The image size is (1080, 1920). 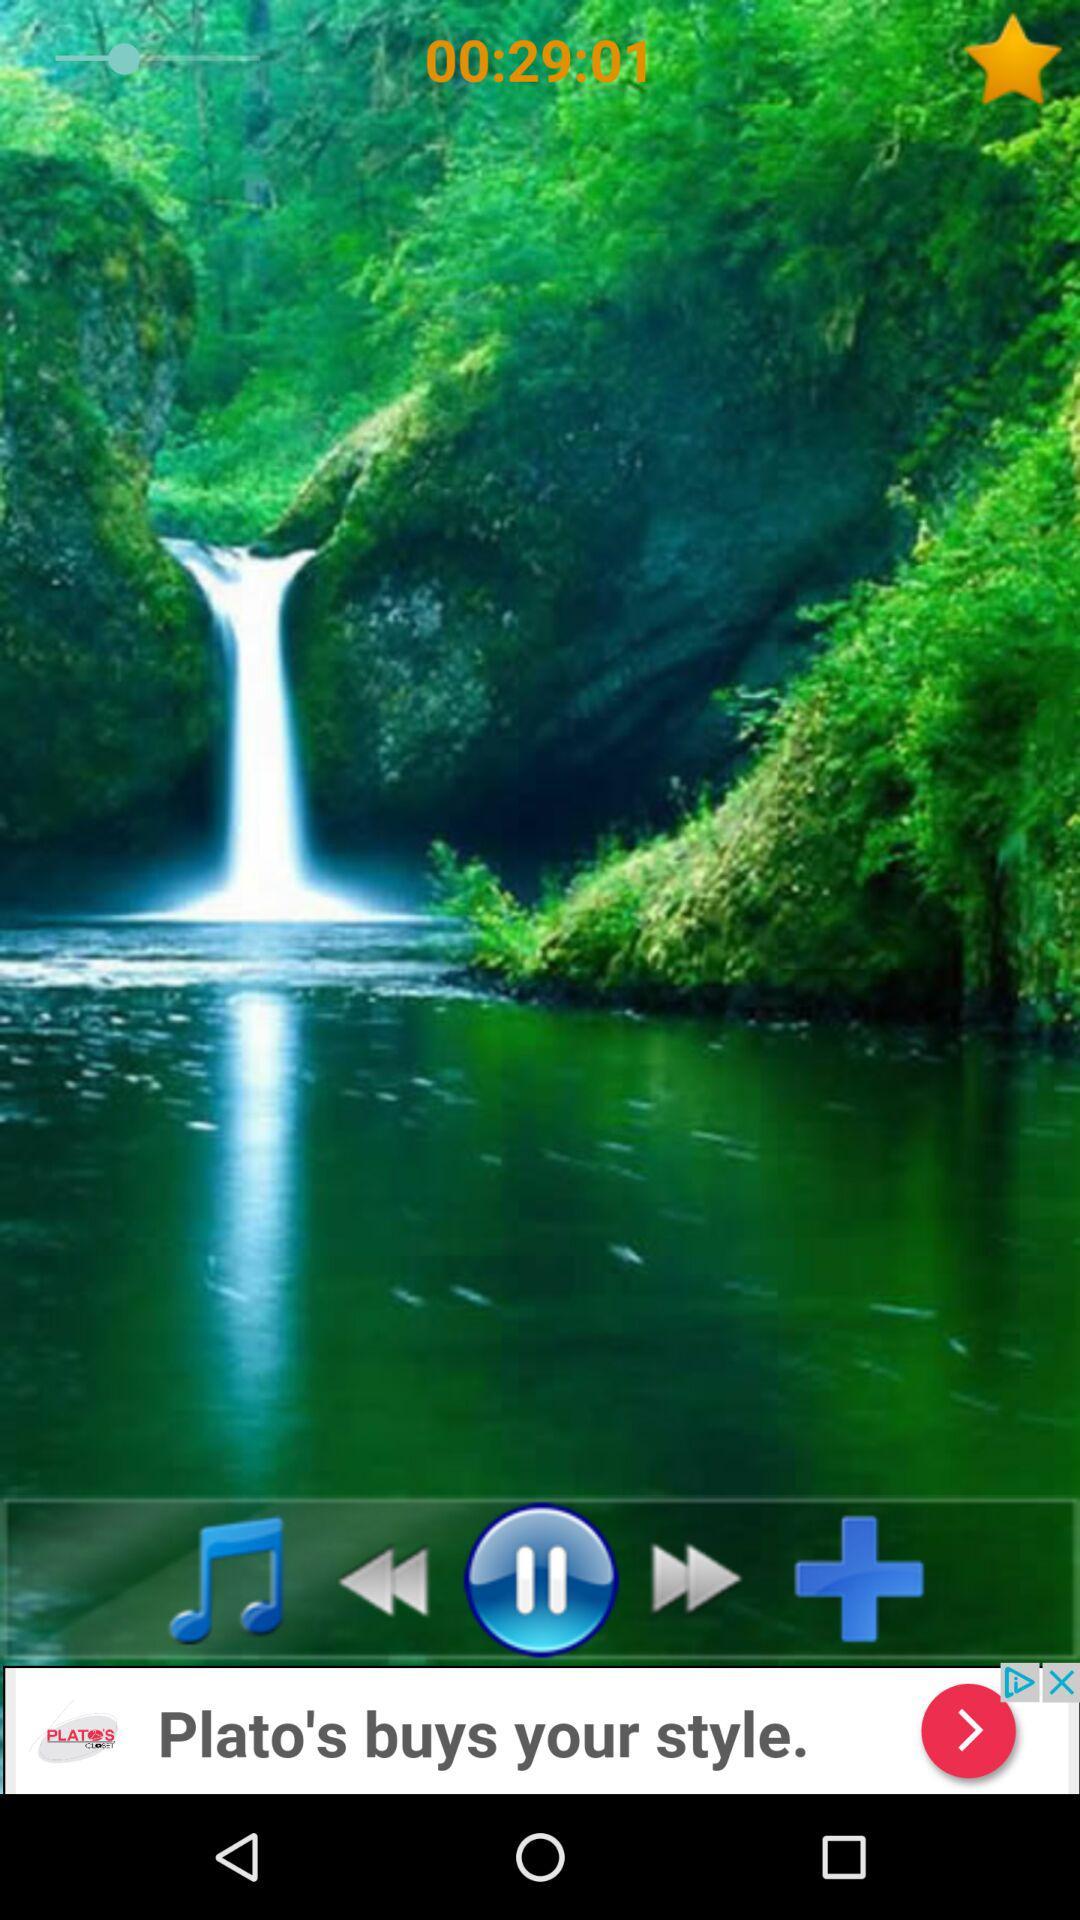 What do you see at coordinates (1020, 59) in the screenshot?
I see `the star icon` at bounding box center [1020, 59].